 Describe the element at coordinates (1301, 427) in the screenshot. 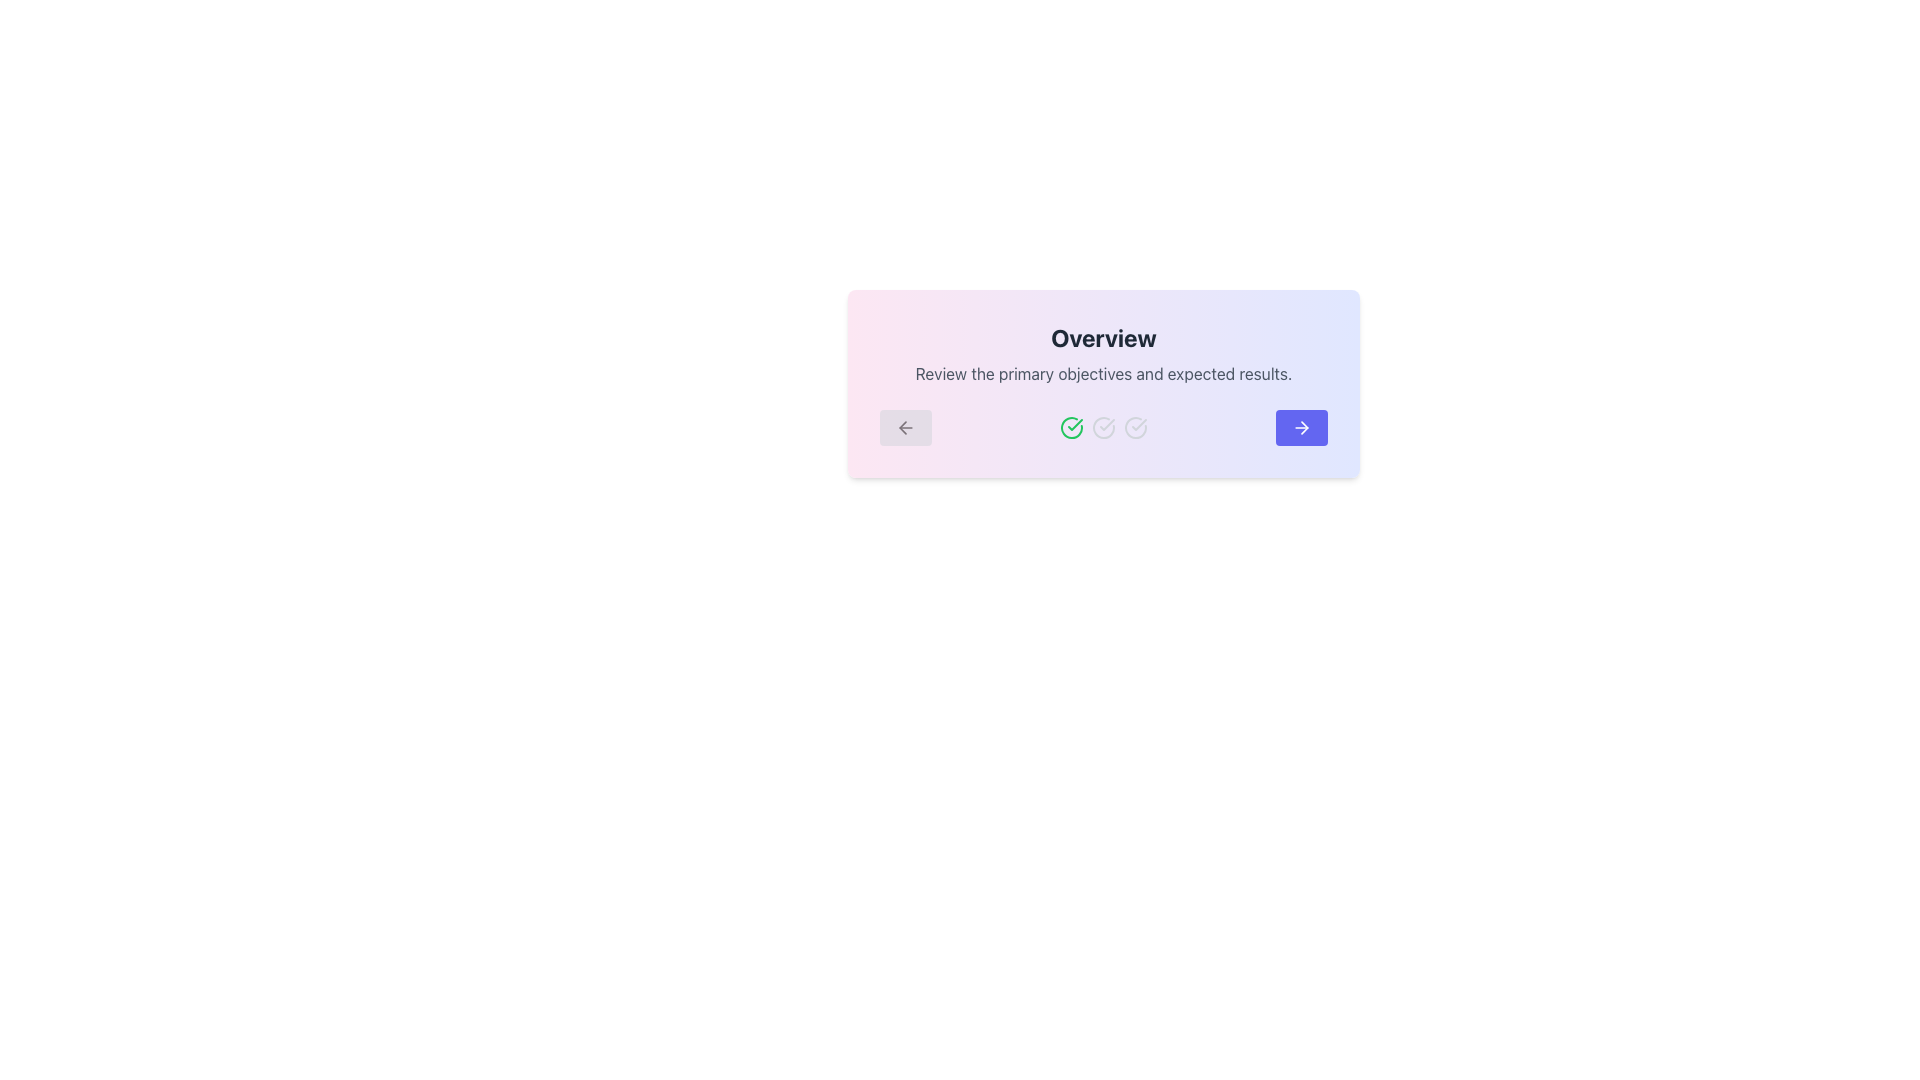

I see `the vibrant indigo blue button with a rightward arrow icon` at that location.